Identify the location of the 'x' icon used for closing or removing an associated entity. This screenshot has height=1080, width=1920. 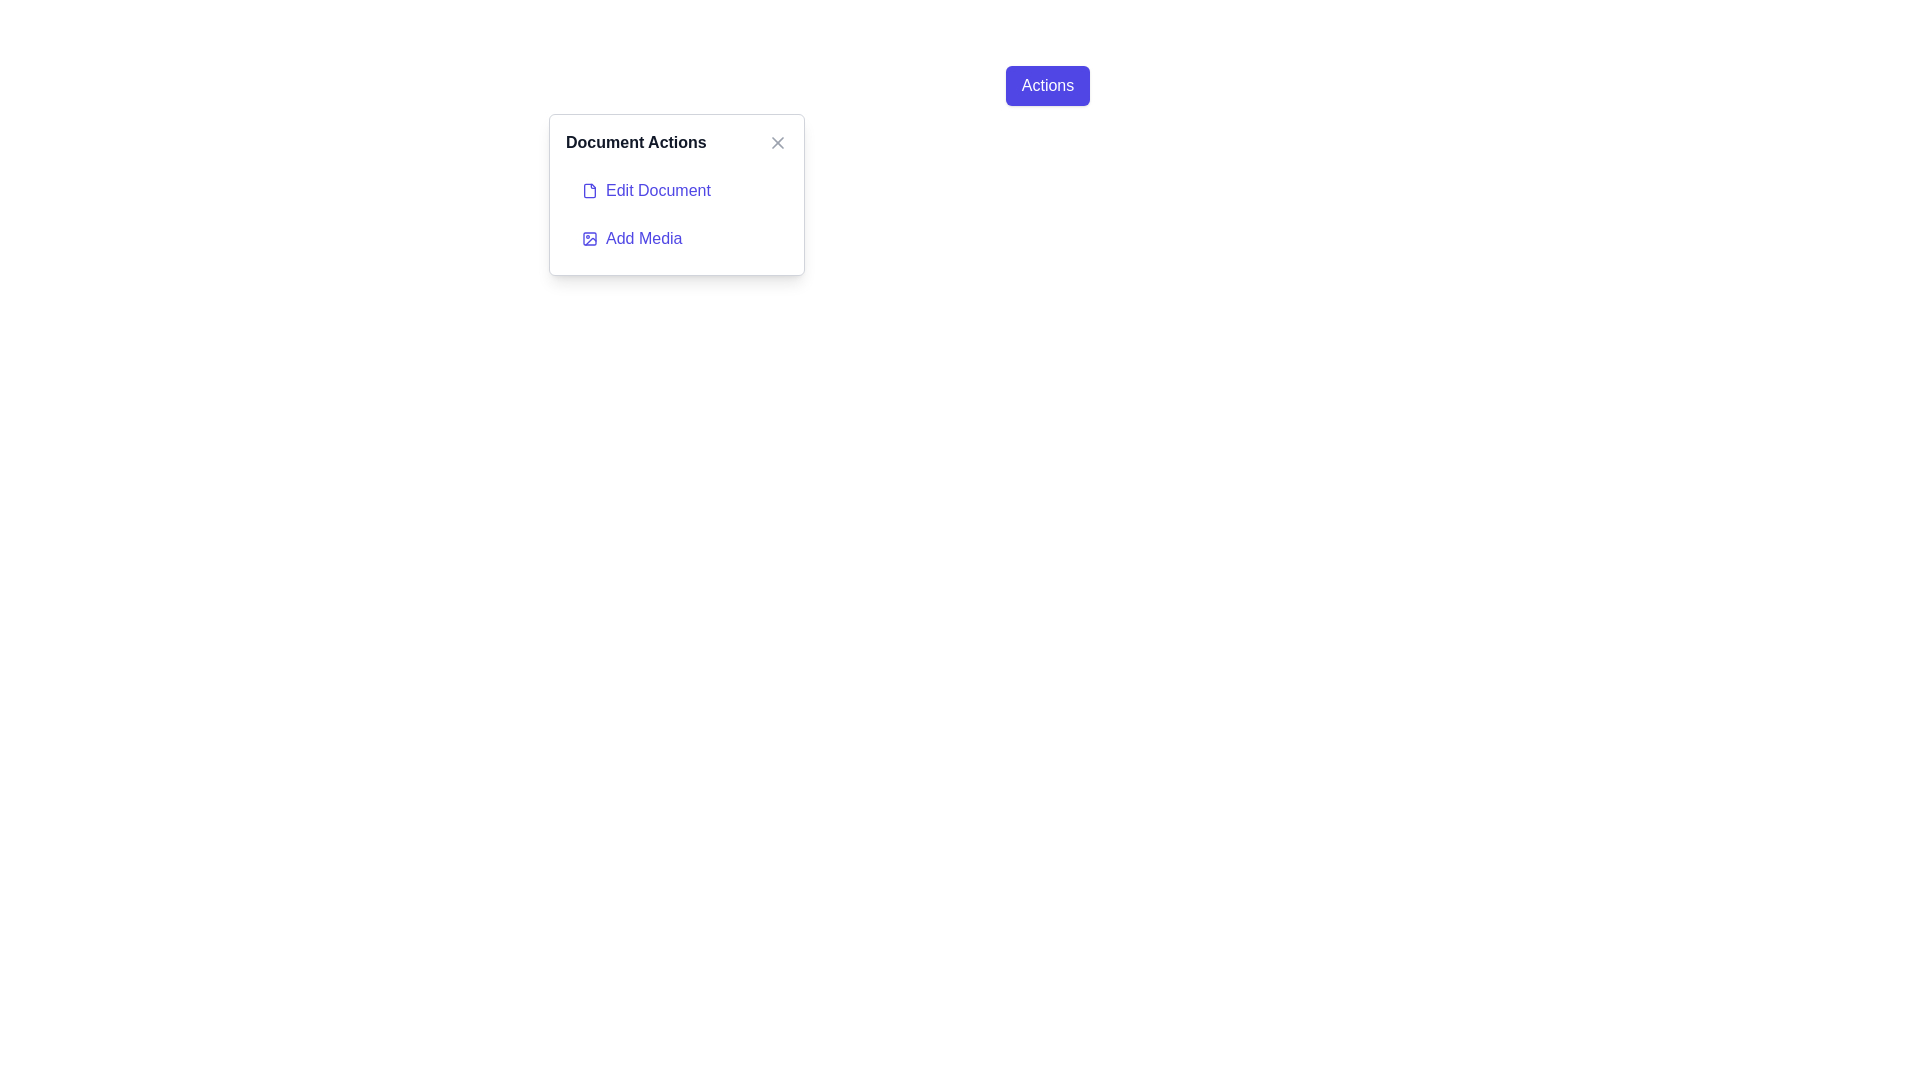
(776, 141).